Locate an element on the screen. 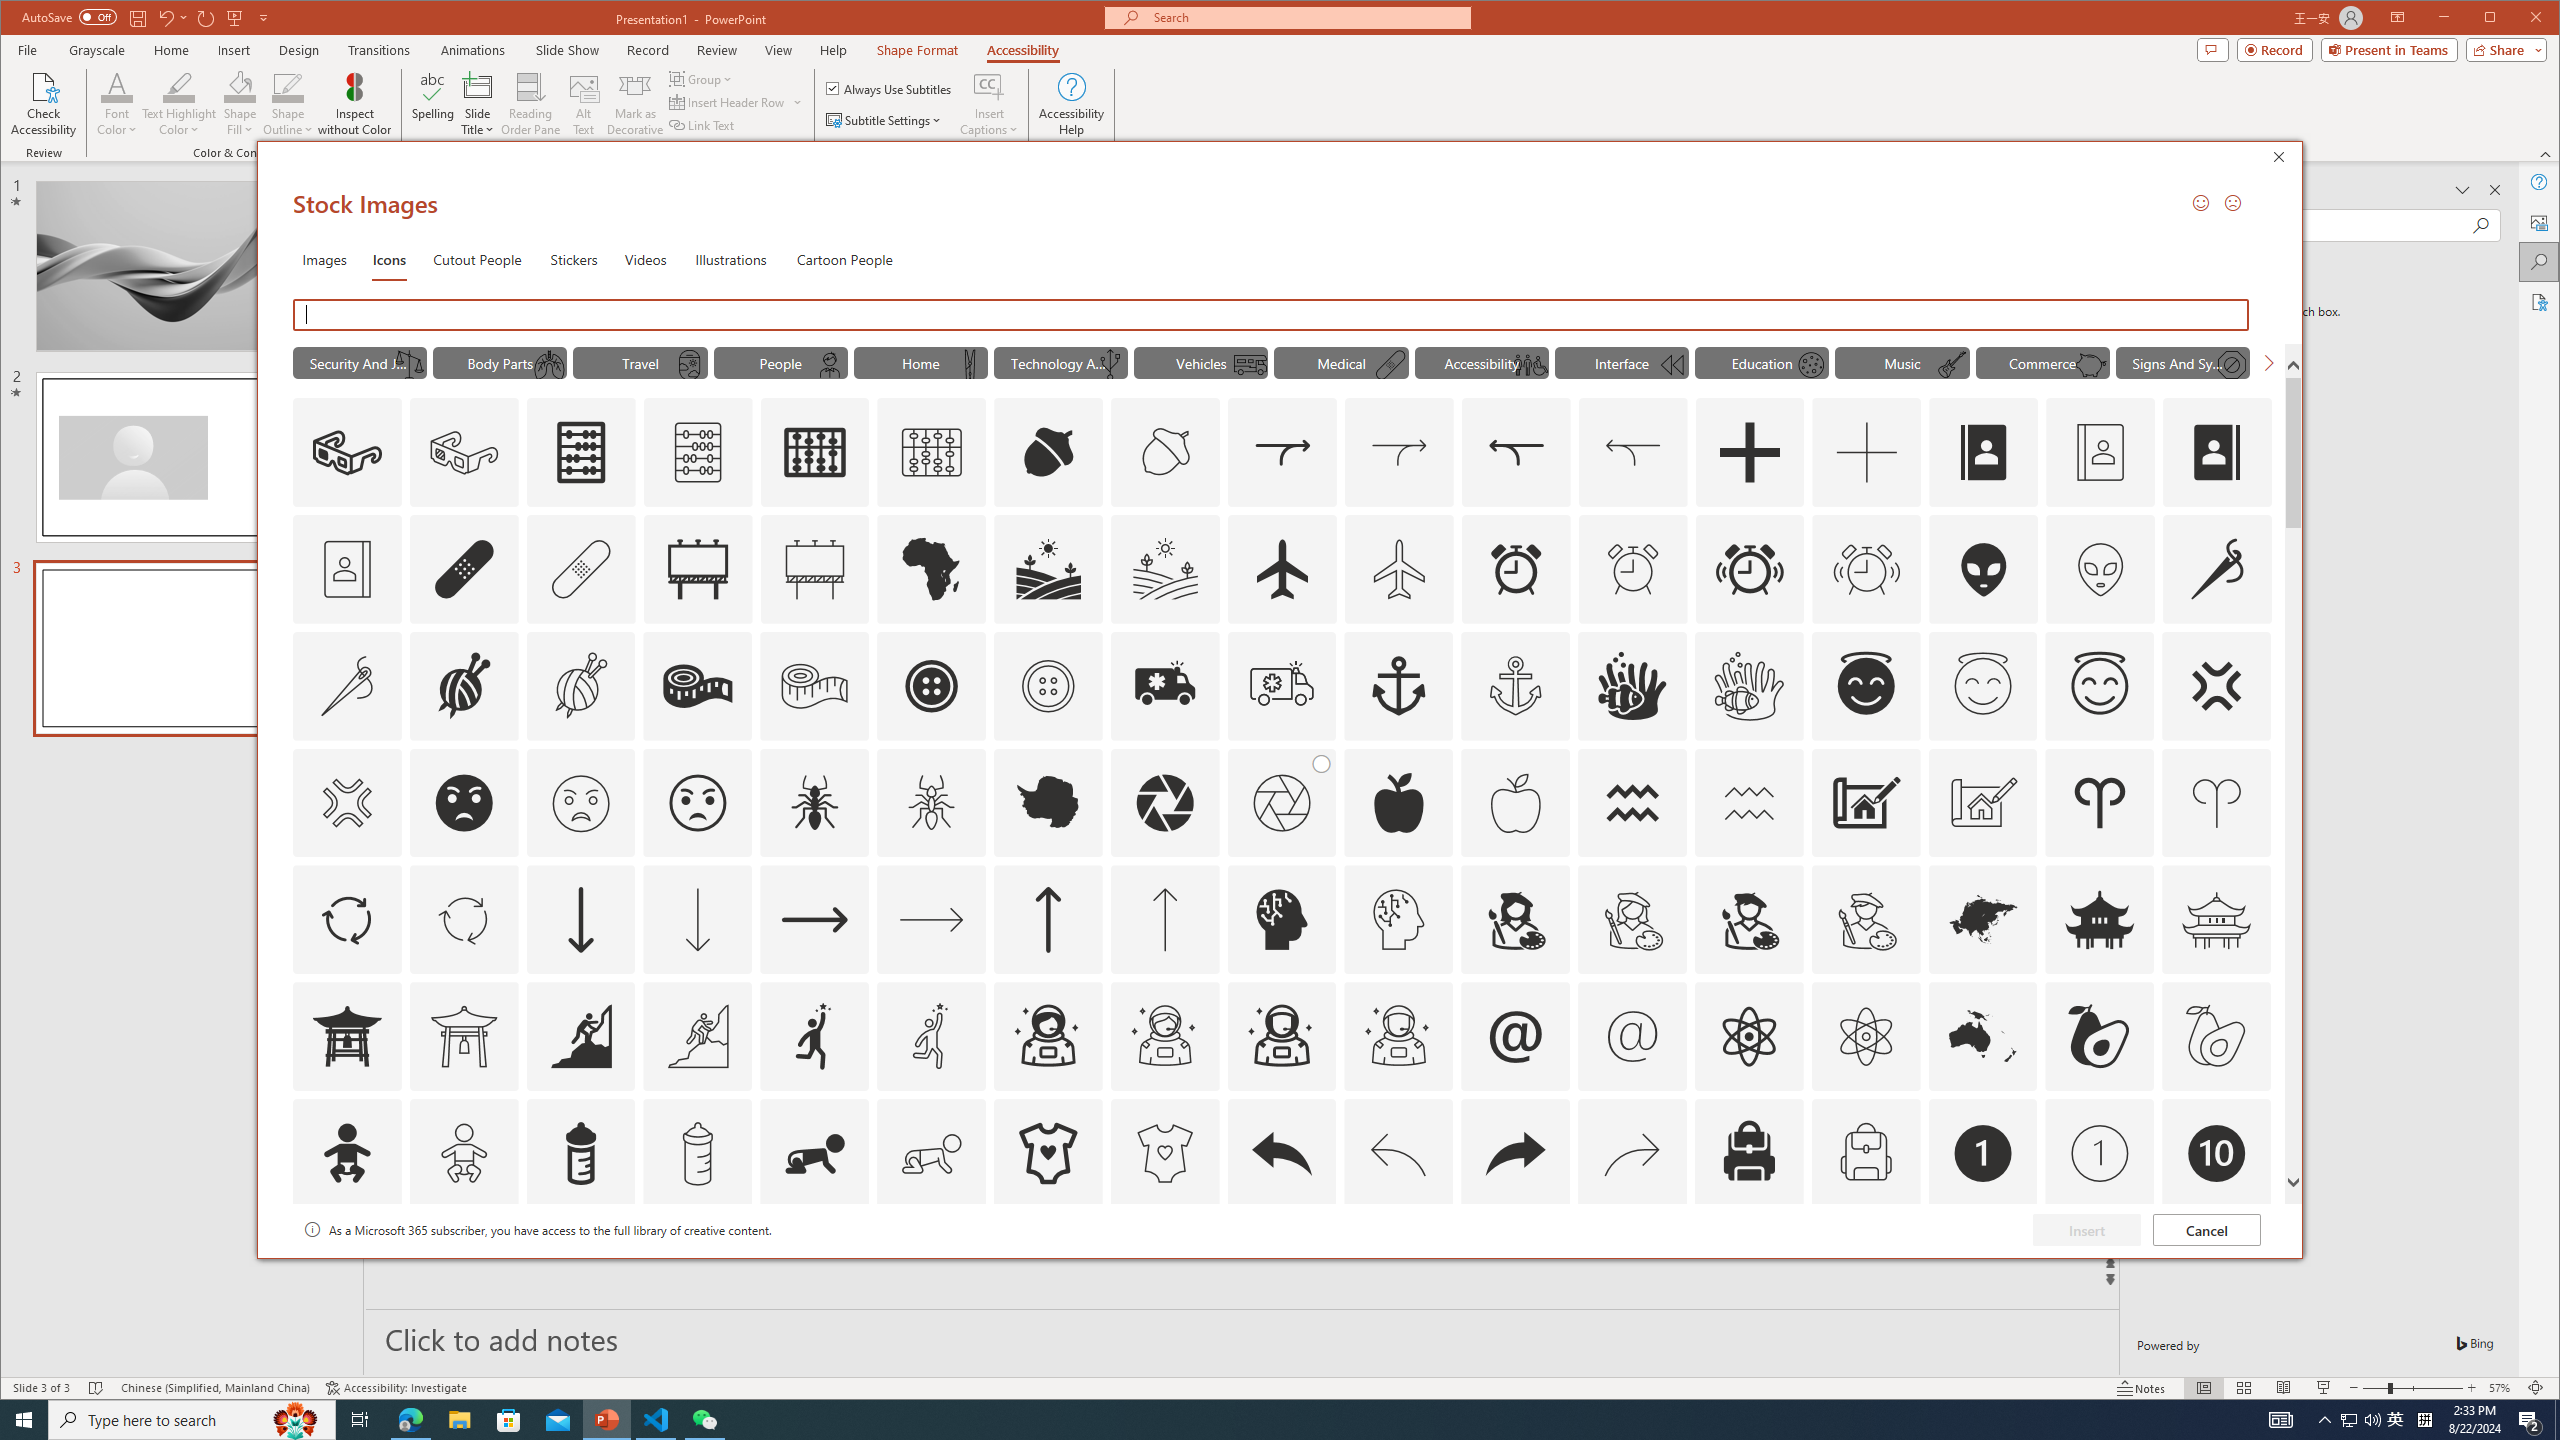 The height and width of the screenshot is (1440, 2560). 'AutomationID: Icons_Aspiration1_M' is located at coordinates (930, 1035).